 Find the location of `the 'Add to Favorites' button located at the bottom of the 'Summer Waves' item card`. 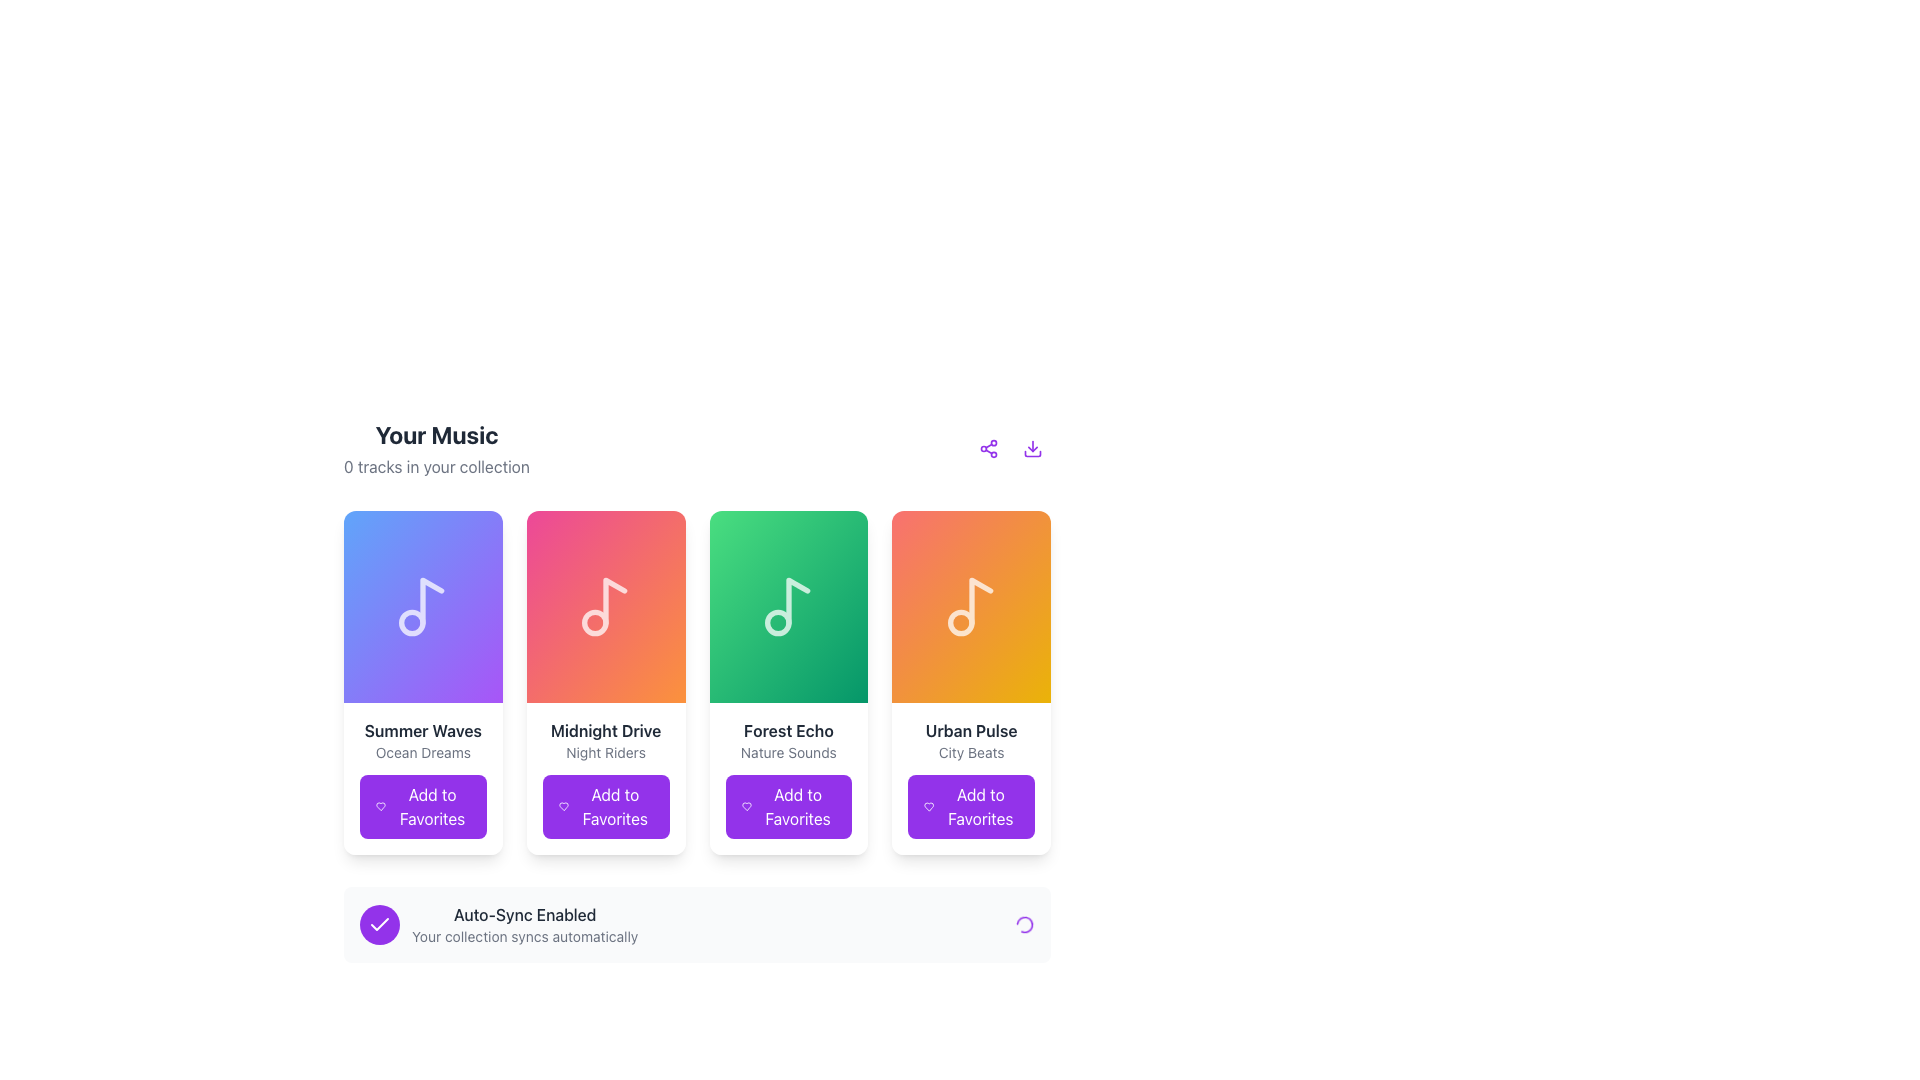

the 'Add to Favorites' button located at the bottom of the 'Summer Waves' item card is located at coordinates (422, 805).